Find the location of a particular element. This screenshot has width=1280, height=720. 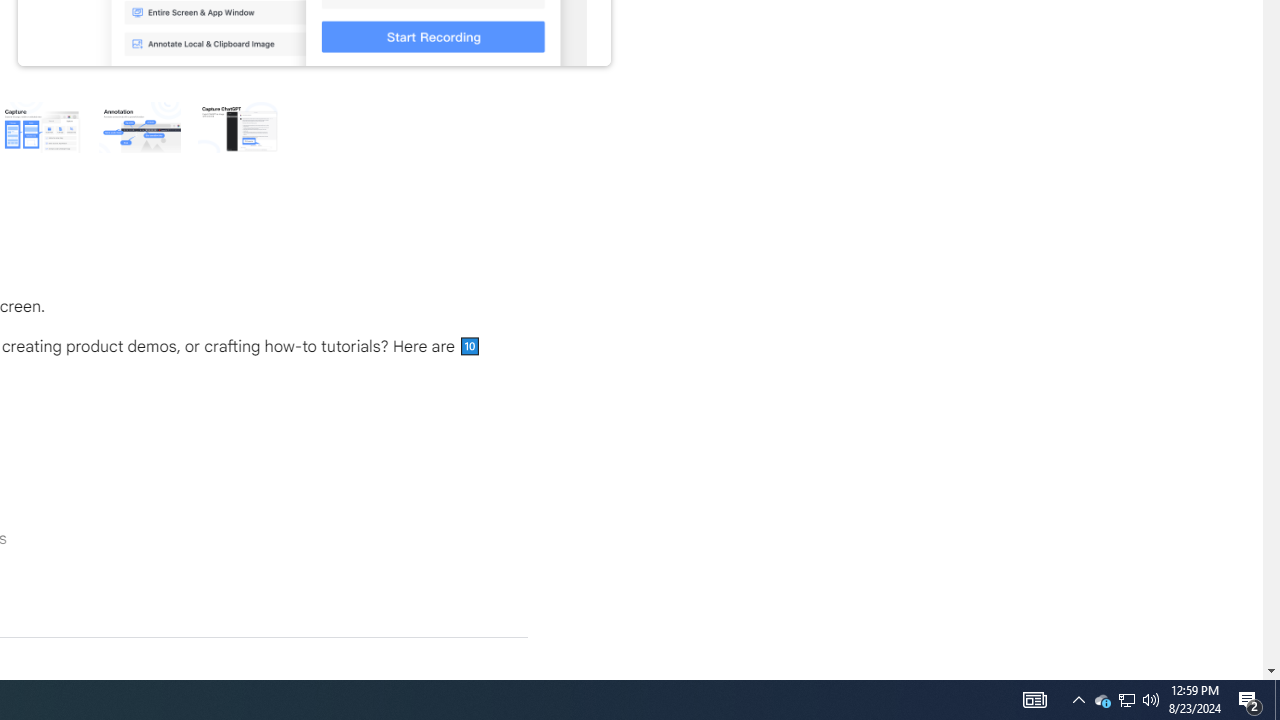

'Preview slide 5' is located at coordinates (238, 126).